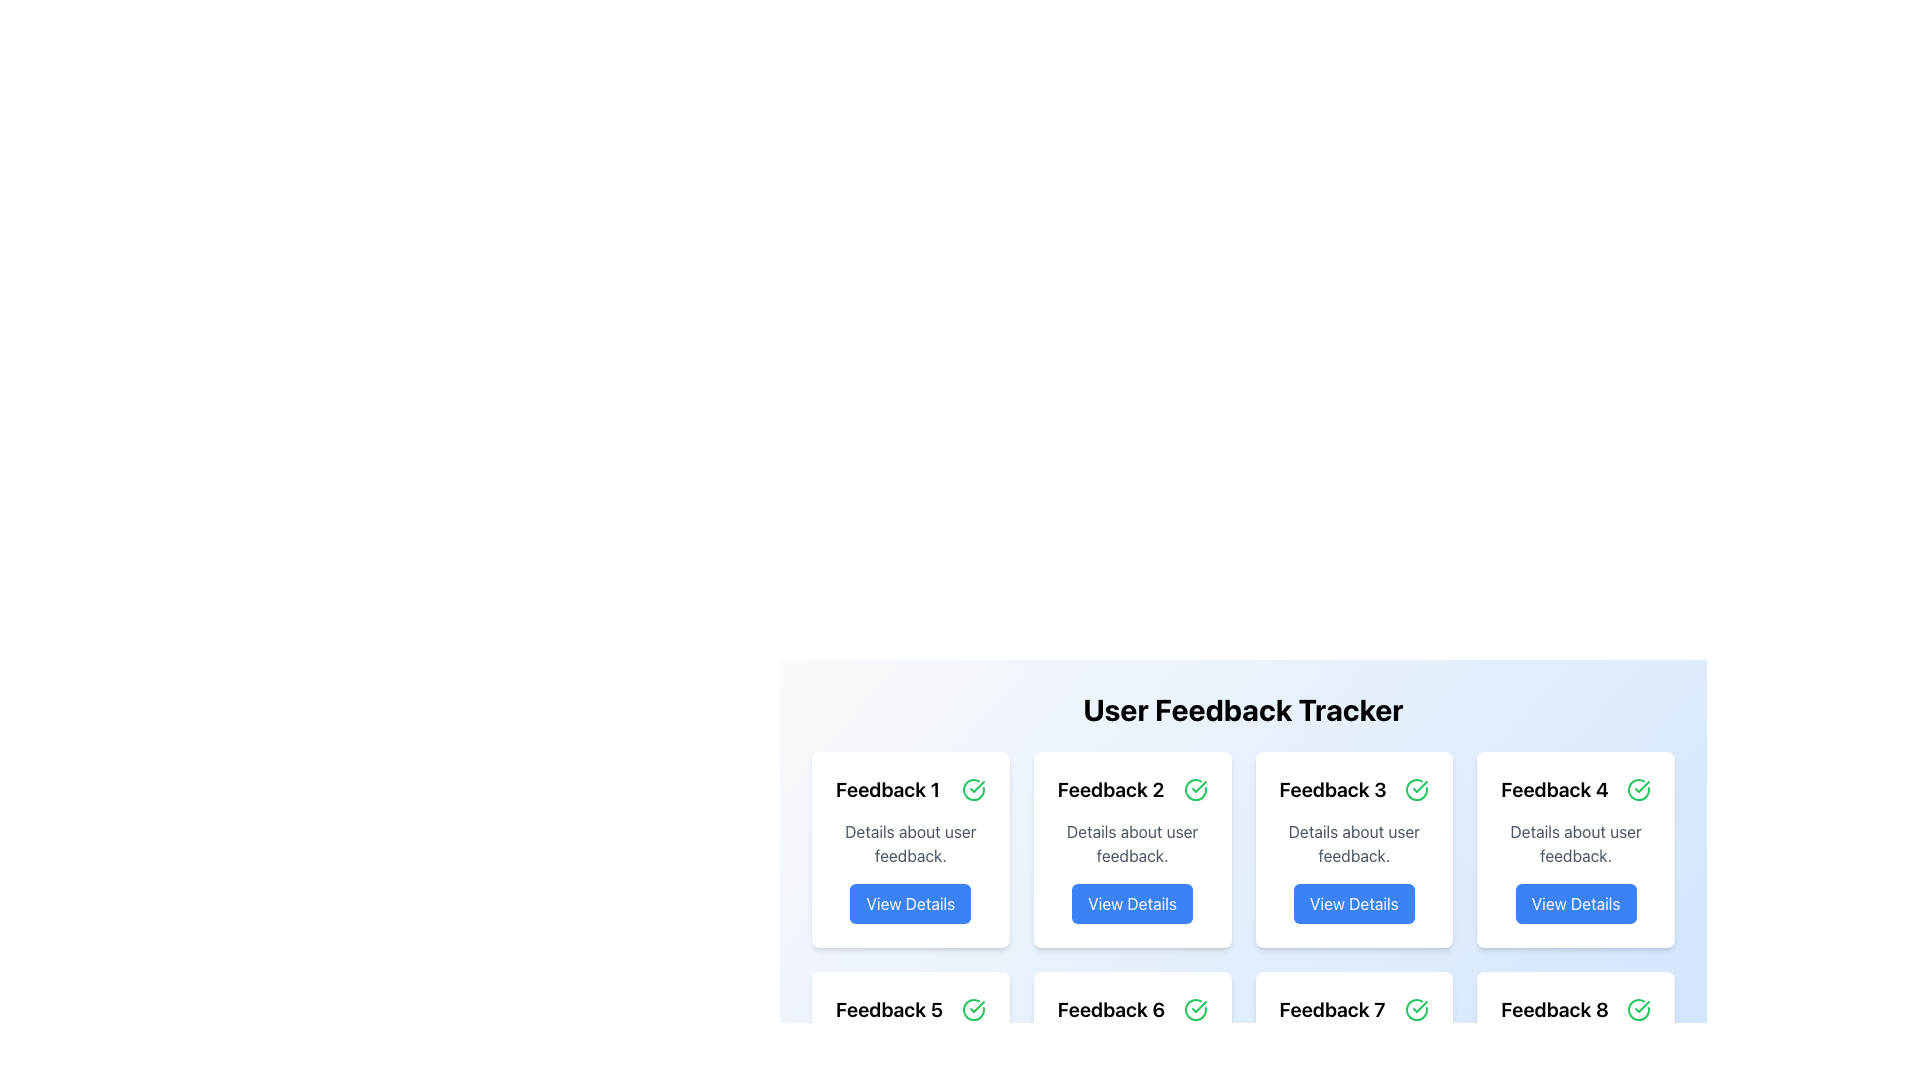 The image size is (1920, 1080). Describe the element at coordinates (1333, 789) in the screenshot. I see `static text element that serves as the title or heading for the feedback card located in the second row and third column of the grid layout, positioned horizontally centered at the top of the card` at that location.